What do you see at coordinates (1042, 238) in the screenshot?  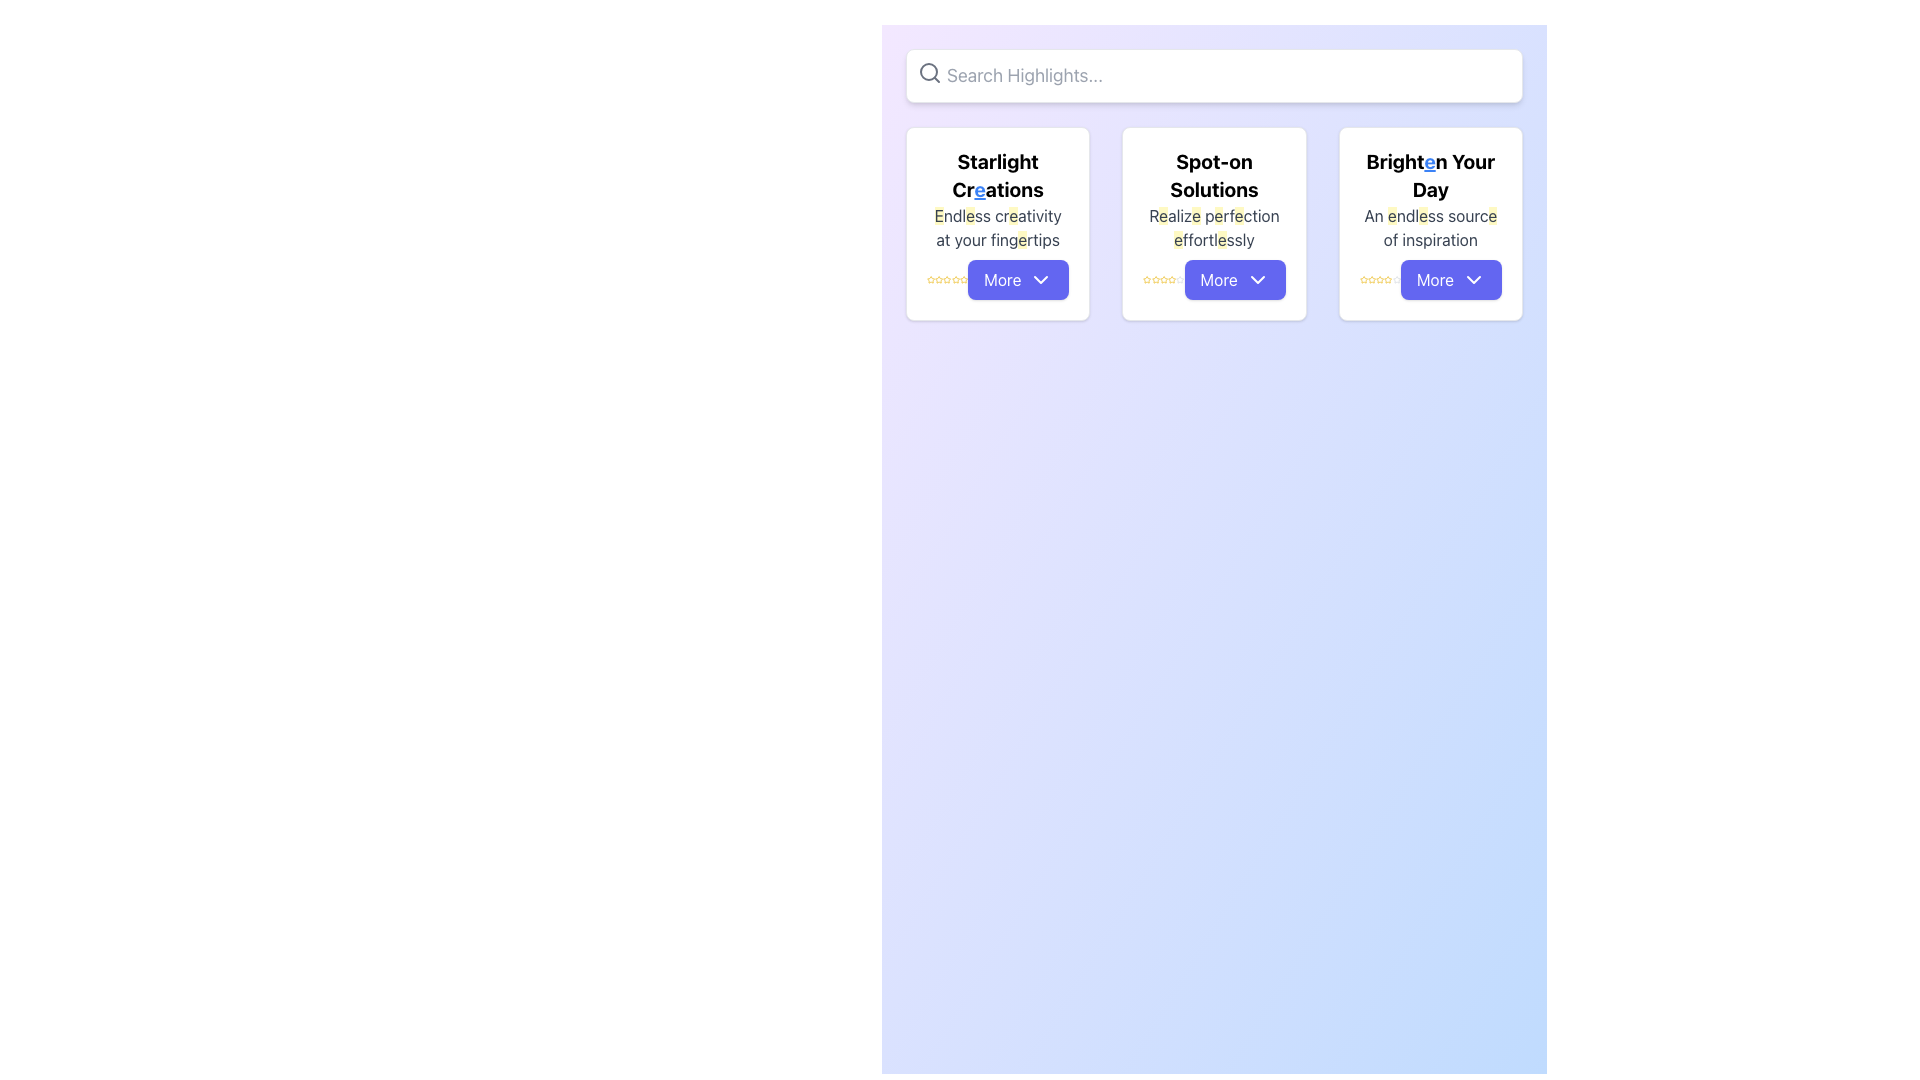 I see `the text element displaying 'fingertips' in the description of the card titled 'Starlight Creations', located towards the bottom left of the card` at bounding box center [1042, 238].